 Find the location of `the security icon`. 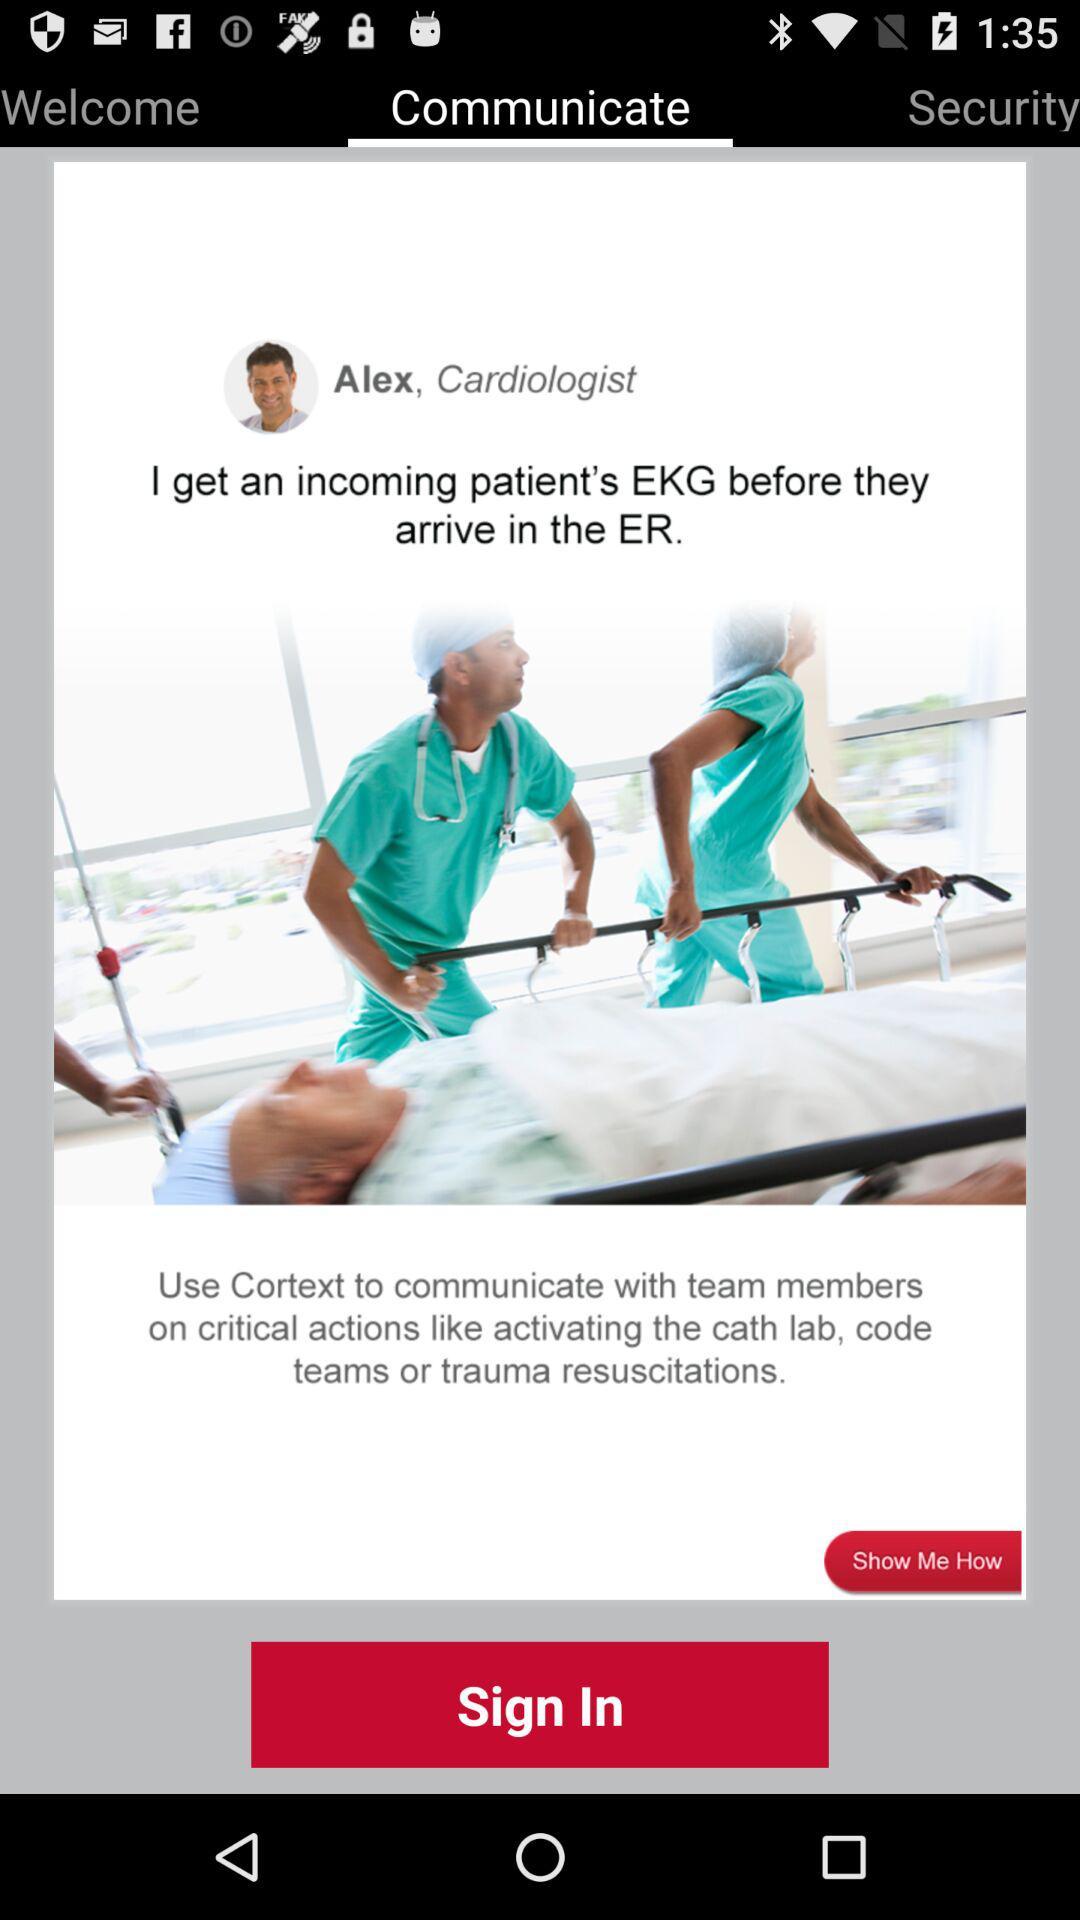

the security icon is located at coordinates (993, 101).